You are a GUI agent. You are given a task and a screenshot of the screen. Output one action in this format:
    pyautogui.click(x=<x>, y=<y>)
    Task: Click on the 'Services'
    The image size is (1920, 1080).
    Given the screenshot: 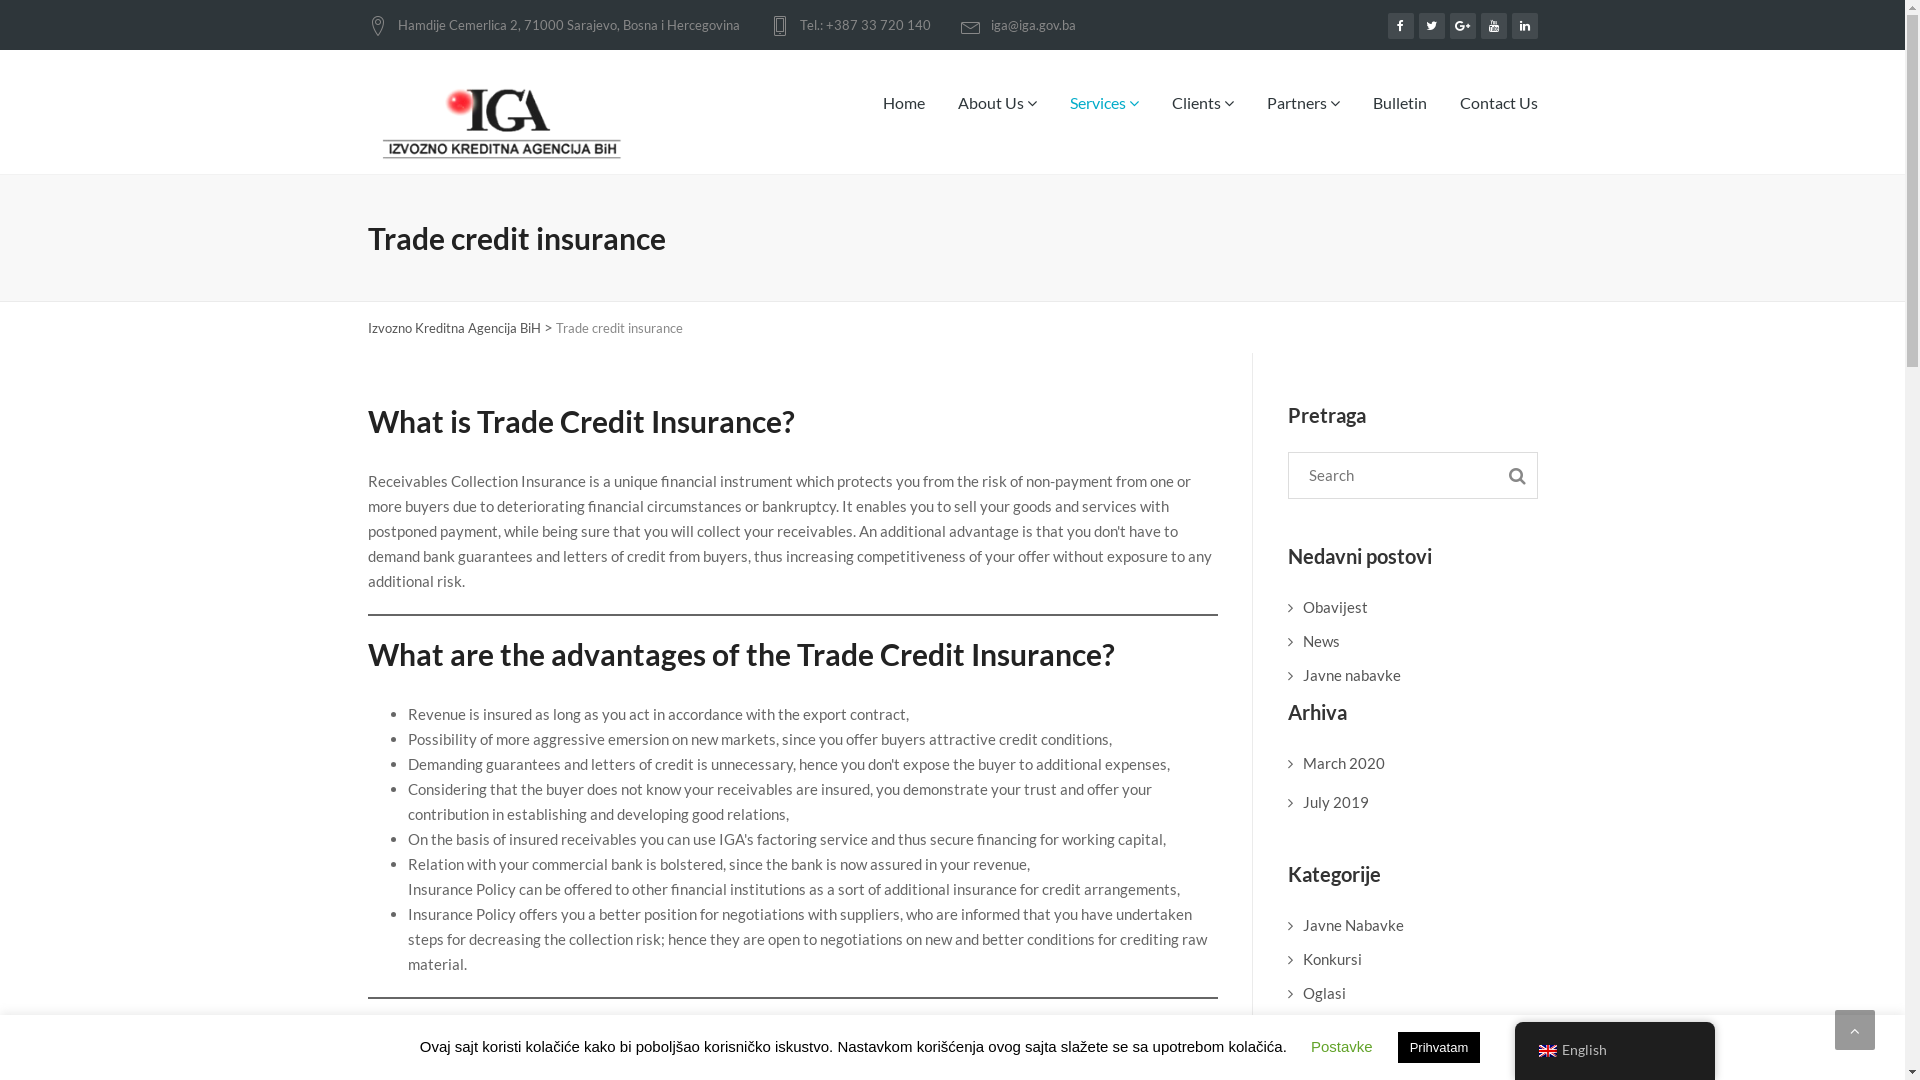 What is the action you would take?
    pyautogui.click(x=1053, y=118)
    